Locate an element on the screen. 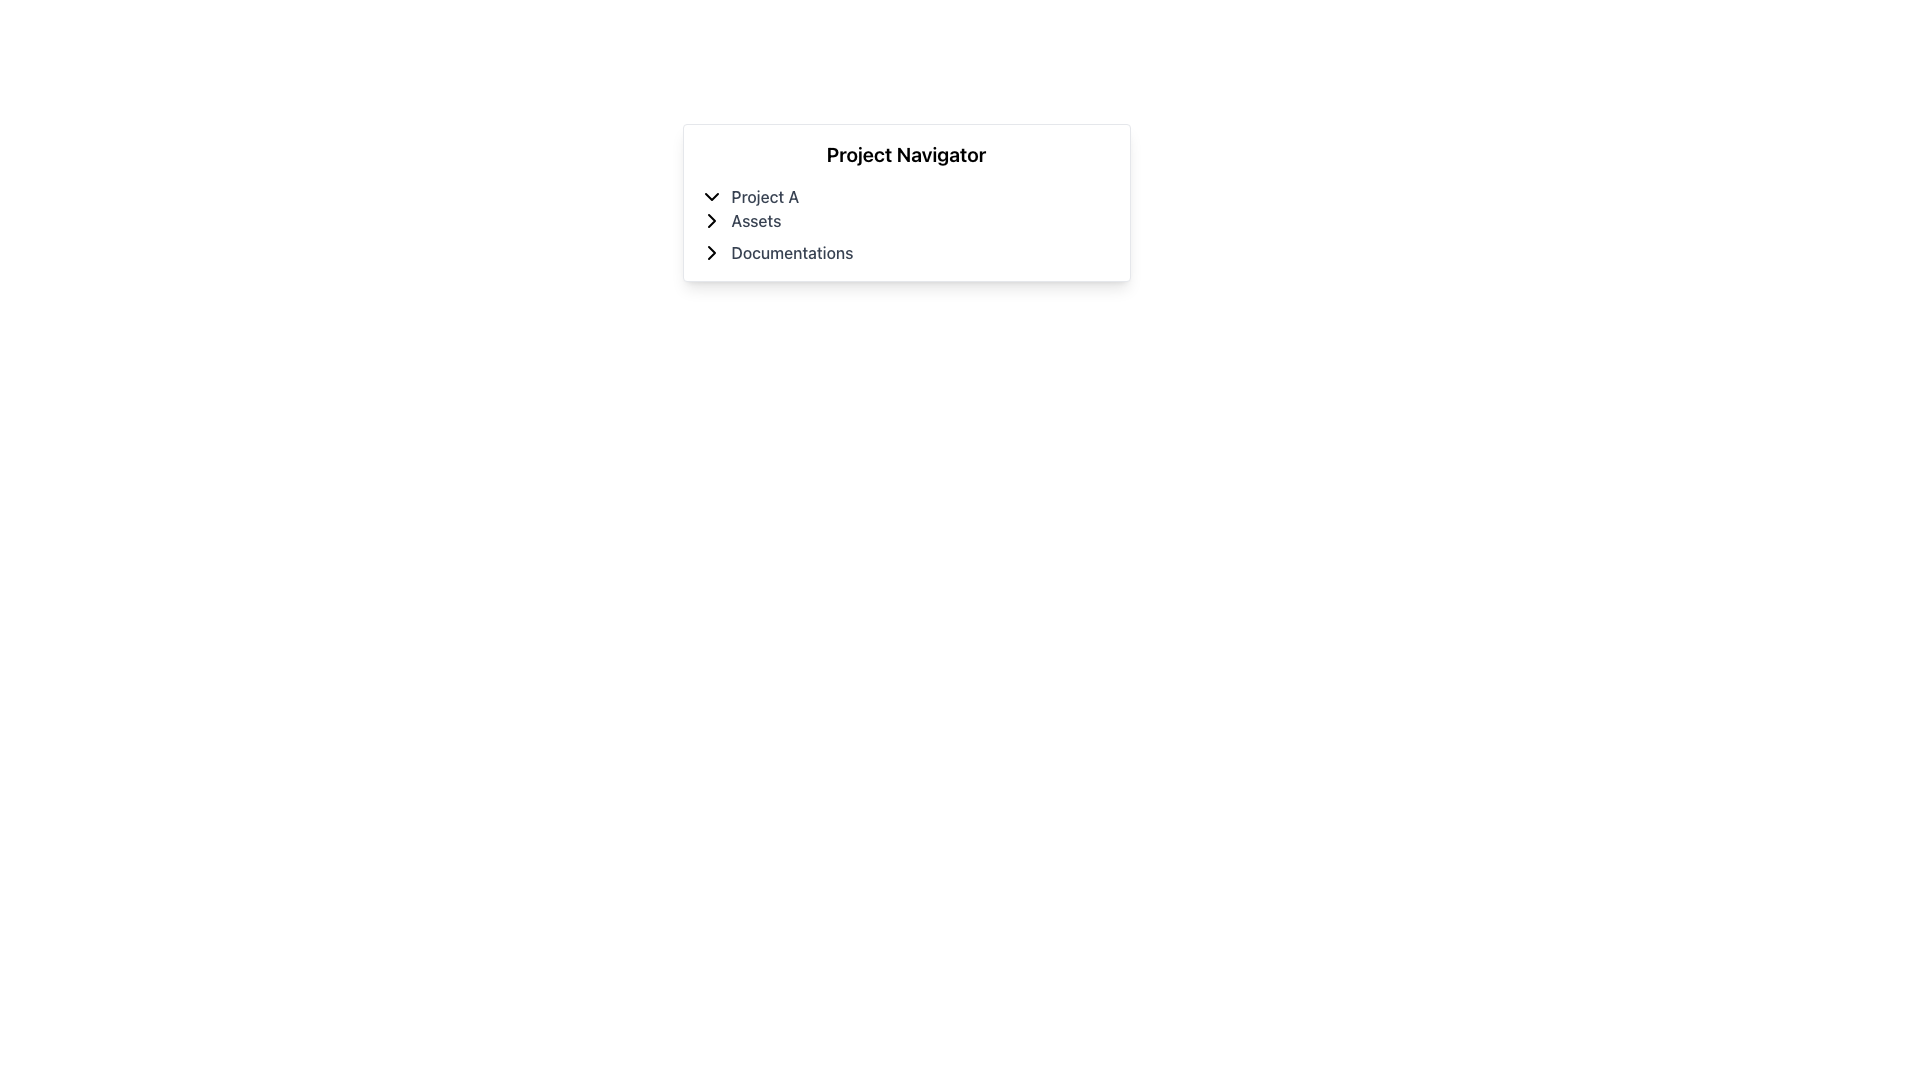  the text label reading 'Documentations' is located at coordinates (791, 252).